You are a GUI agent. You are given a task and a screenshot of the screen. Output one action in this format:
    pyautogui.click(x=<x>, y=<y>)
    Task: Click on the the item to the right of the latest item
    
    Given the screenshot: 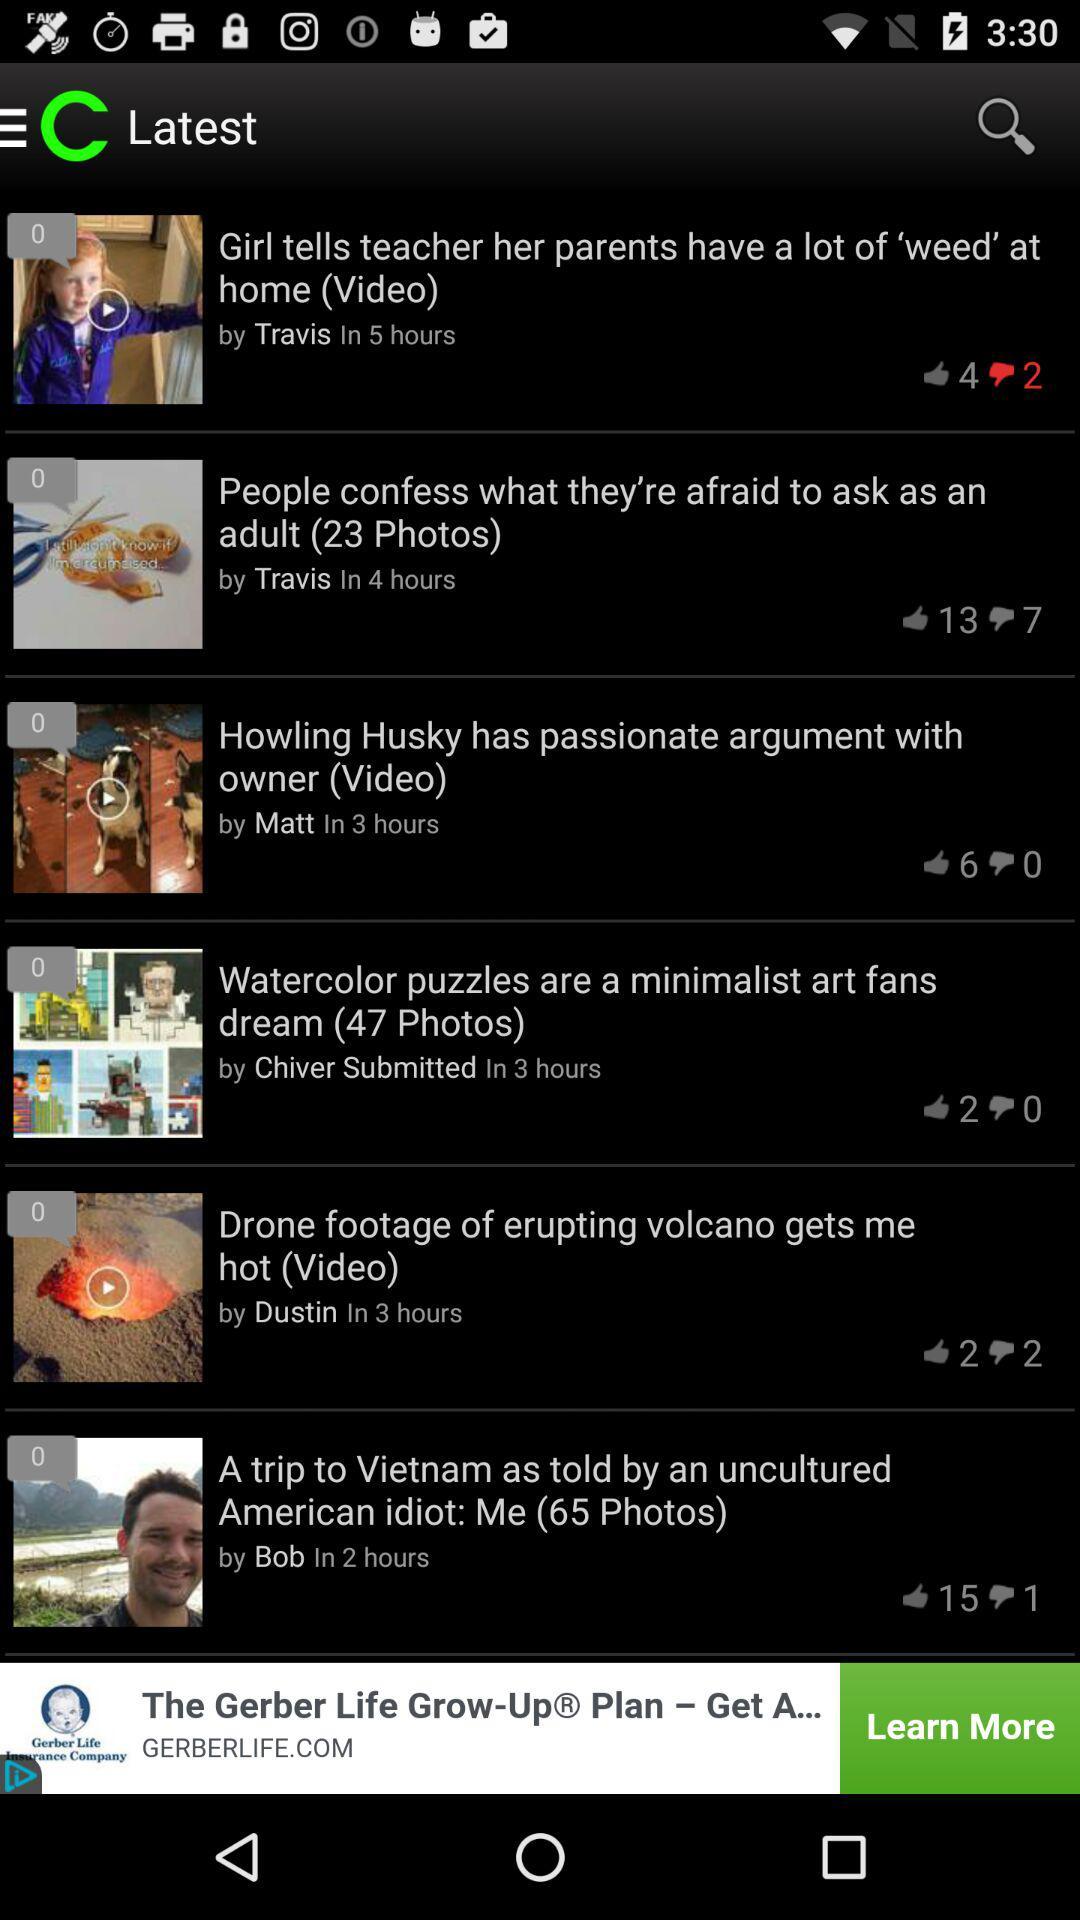 What is the action you would take?
    pyautogui.click(x=1006, y=124)
    